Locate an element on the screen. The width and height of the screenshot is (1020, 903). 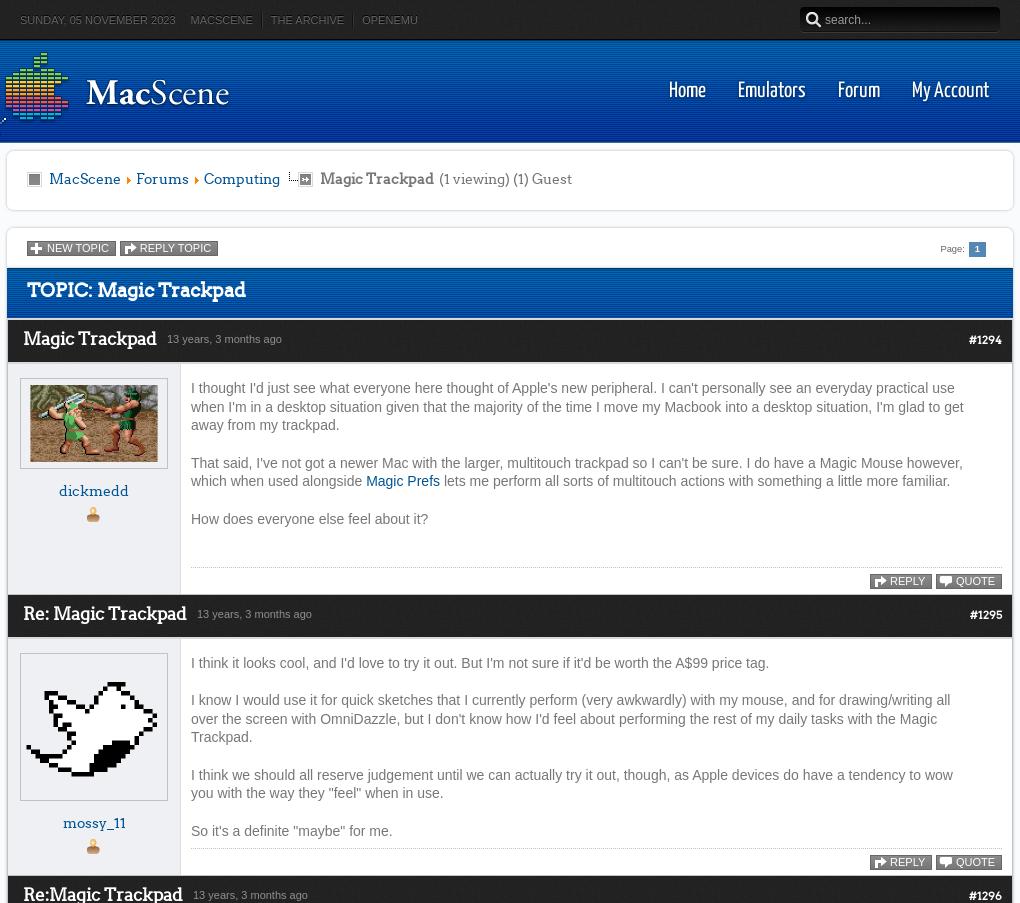
'I think we should all reserve judgement until we can actually try it out, though, as Apple devices do have a tendency to wow you with the way they "feel" when in use.' is located at coordinates (571, 782).